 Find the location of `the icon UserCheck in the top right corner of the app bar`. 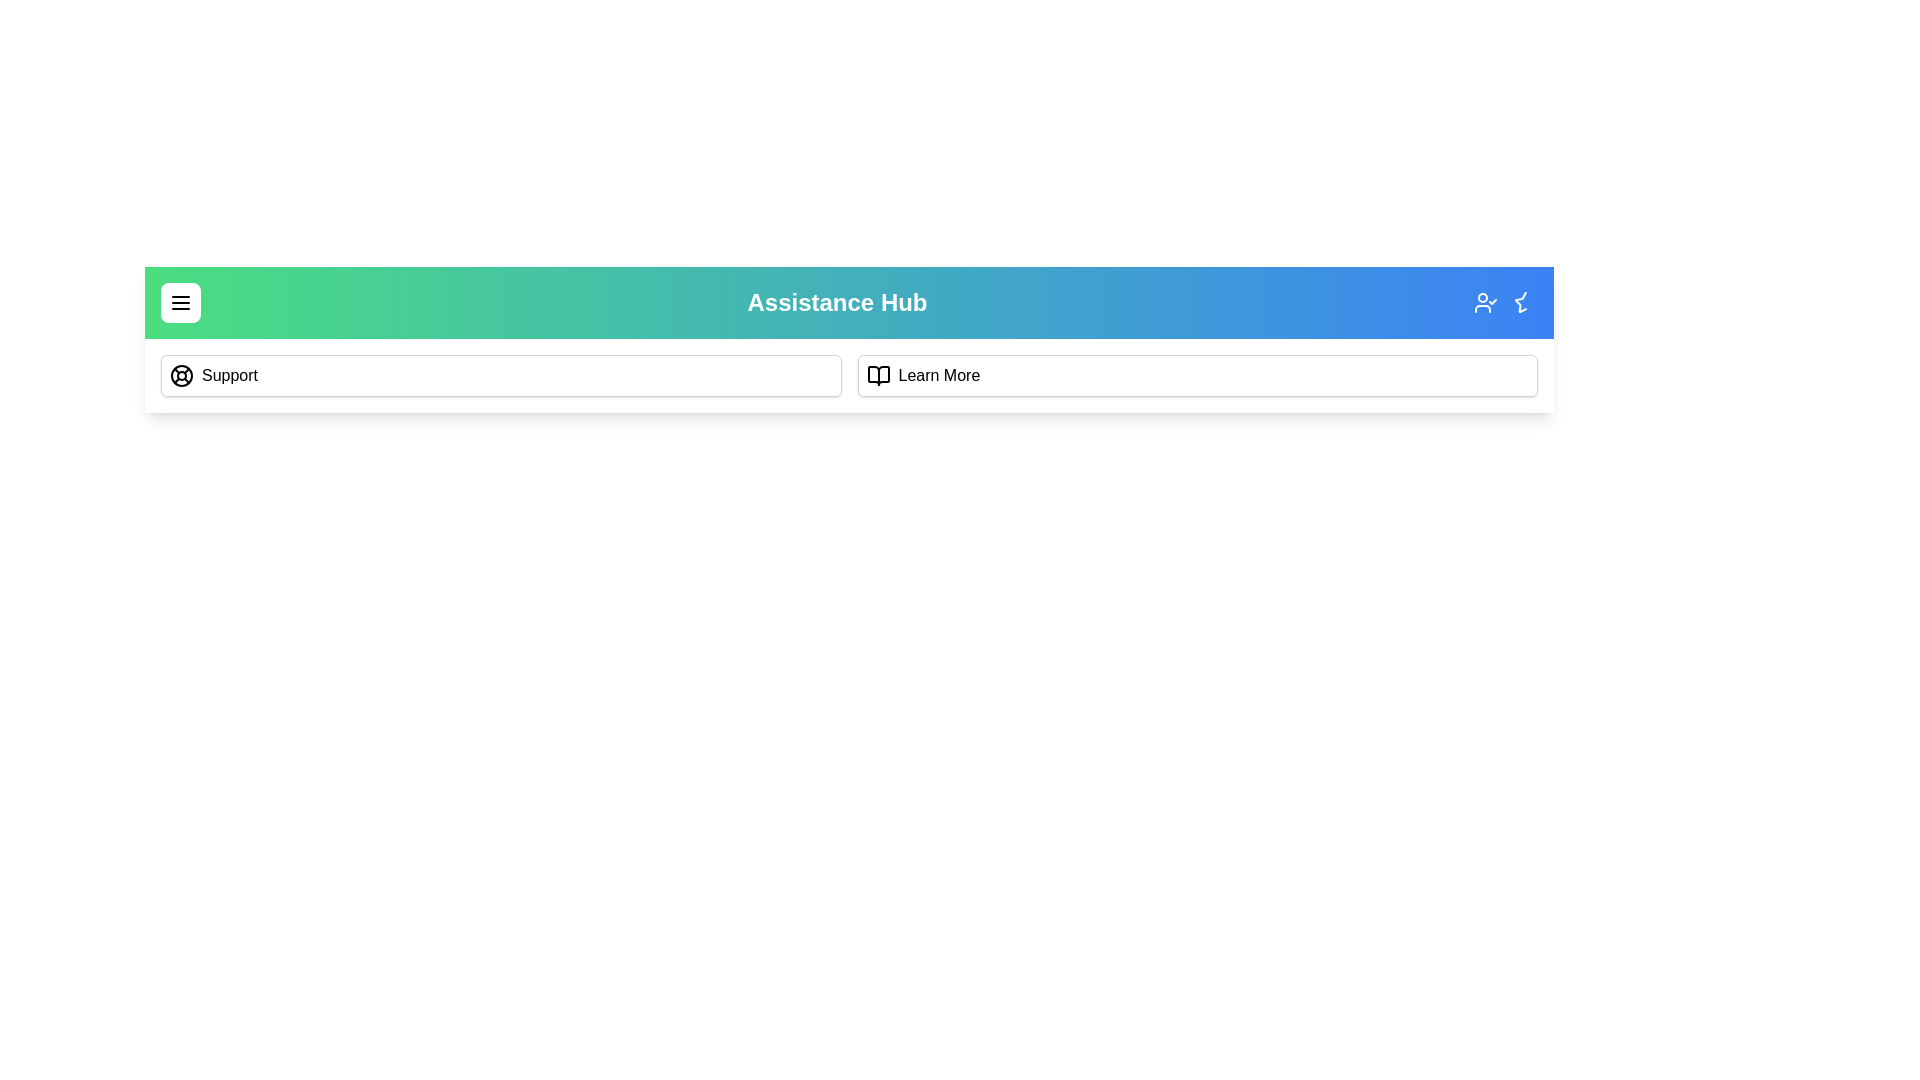

the icon UserCheck in the top right corner of the app bar is located at coordinates (1486, 303).